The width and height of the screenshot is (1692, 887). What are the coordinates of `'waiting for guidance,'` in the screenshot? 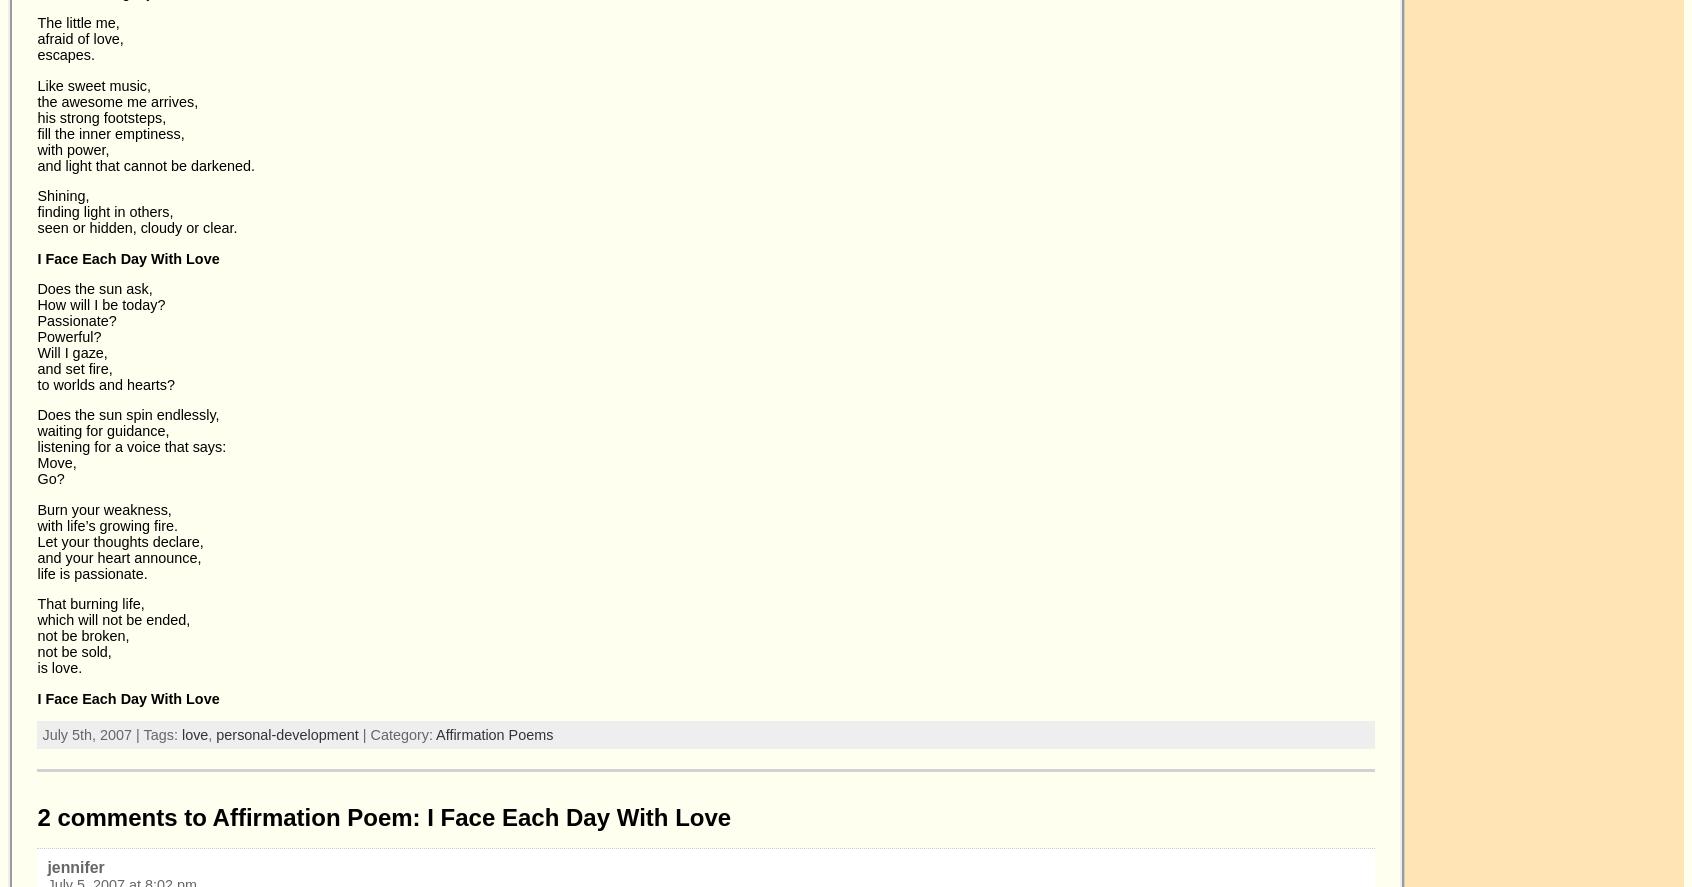 It's located at (103, 430).